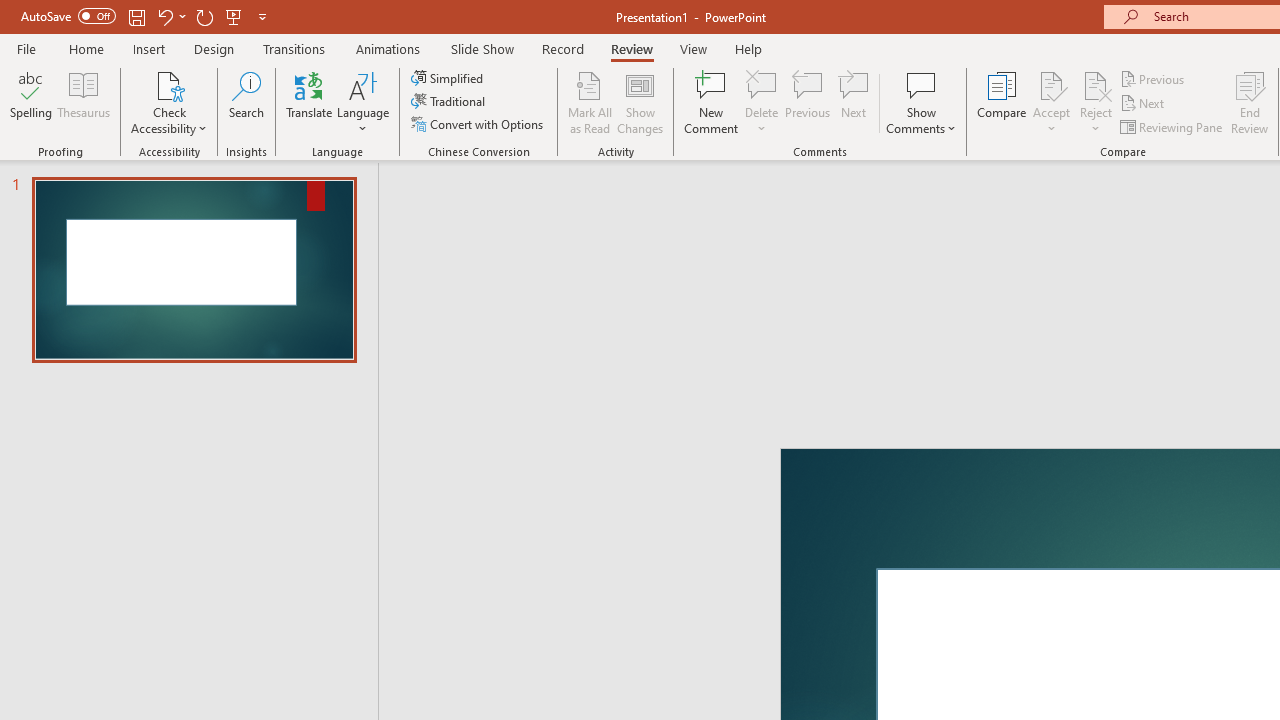 This screenshot has width=1280, height=720. What do you see at coordinates (478, 124) in the screenshot?
I see `'Convert with Options...'` at bounding box center [478, 124].